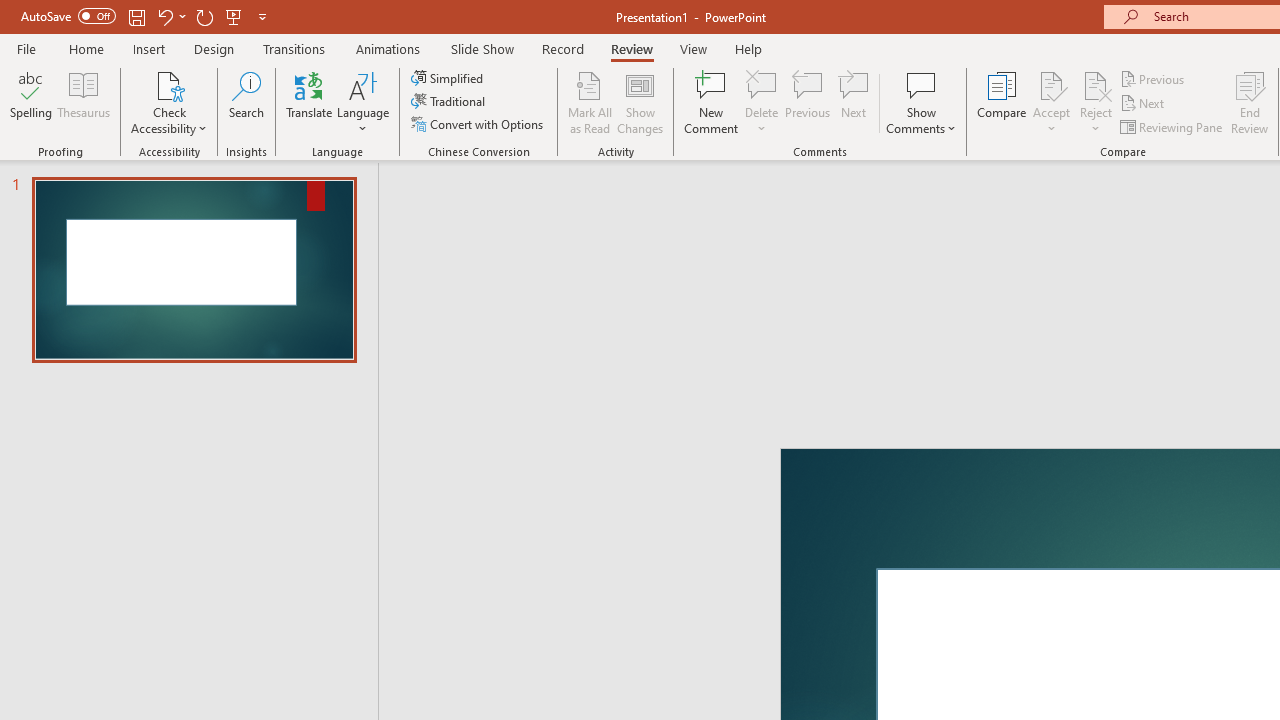 This screenshot has width=1280, height=720. What do you see at coordinates (478, 124) in the screenshot?
I see `'Convert with Options...'` at bounding box center [478, 124].